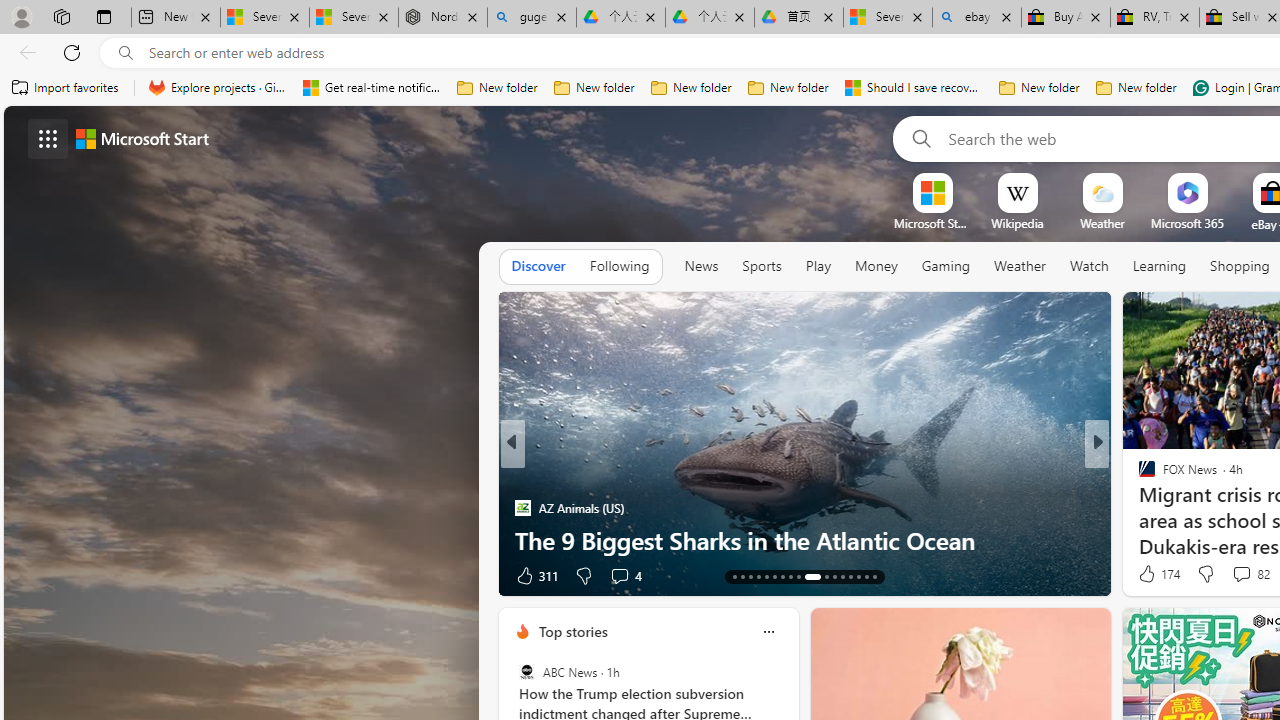  I want to click on '174 Like', so click(1157, 574).